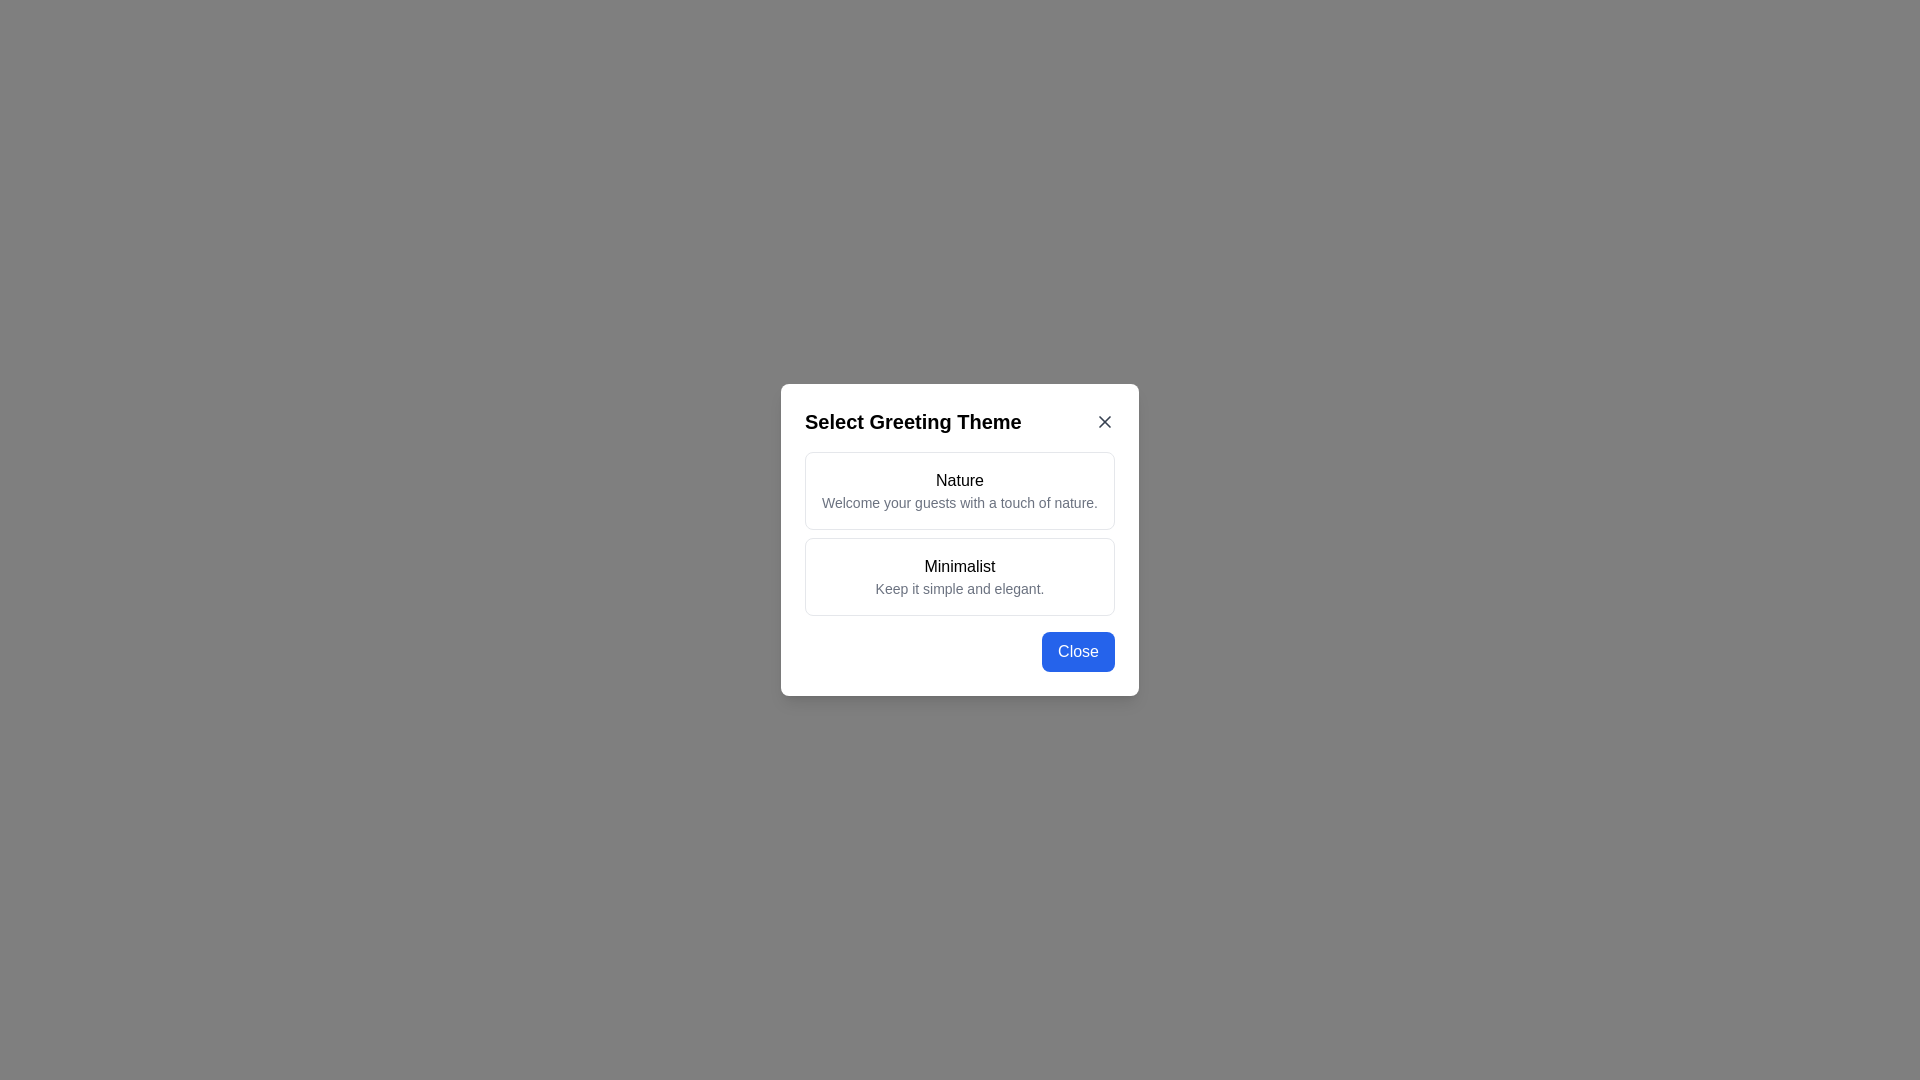 This screenshot has height=1080, width=1920. Describe the element at coordinates (960, 577) in the screenshot. I see `the 'Minimalist' selectable card, which is the second option in a vertically stacked layout of two similar elements` at that location.